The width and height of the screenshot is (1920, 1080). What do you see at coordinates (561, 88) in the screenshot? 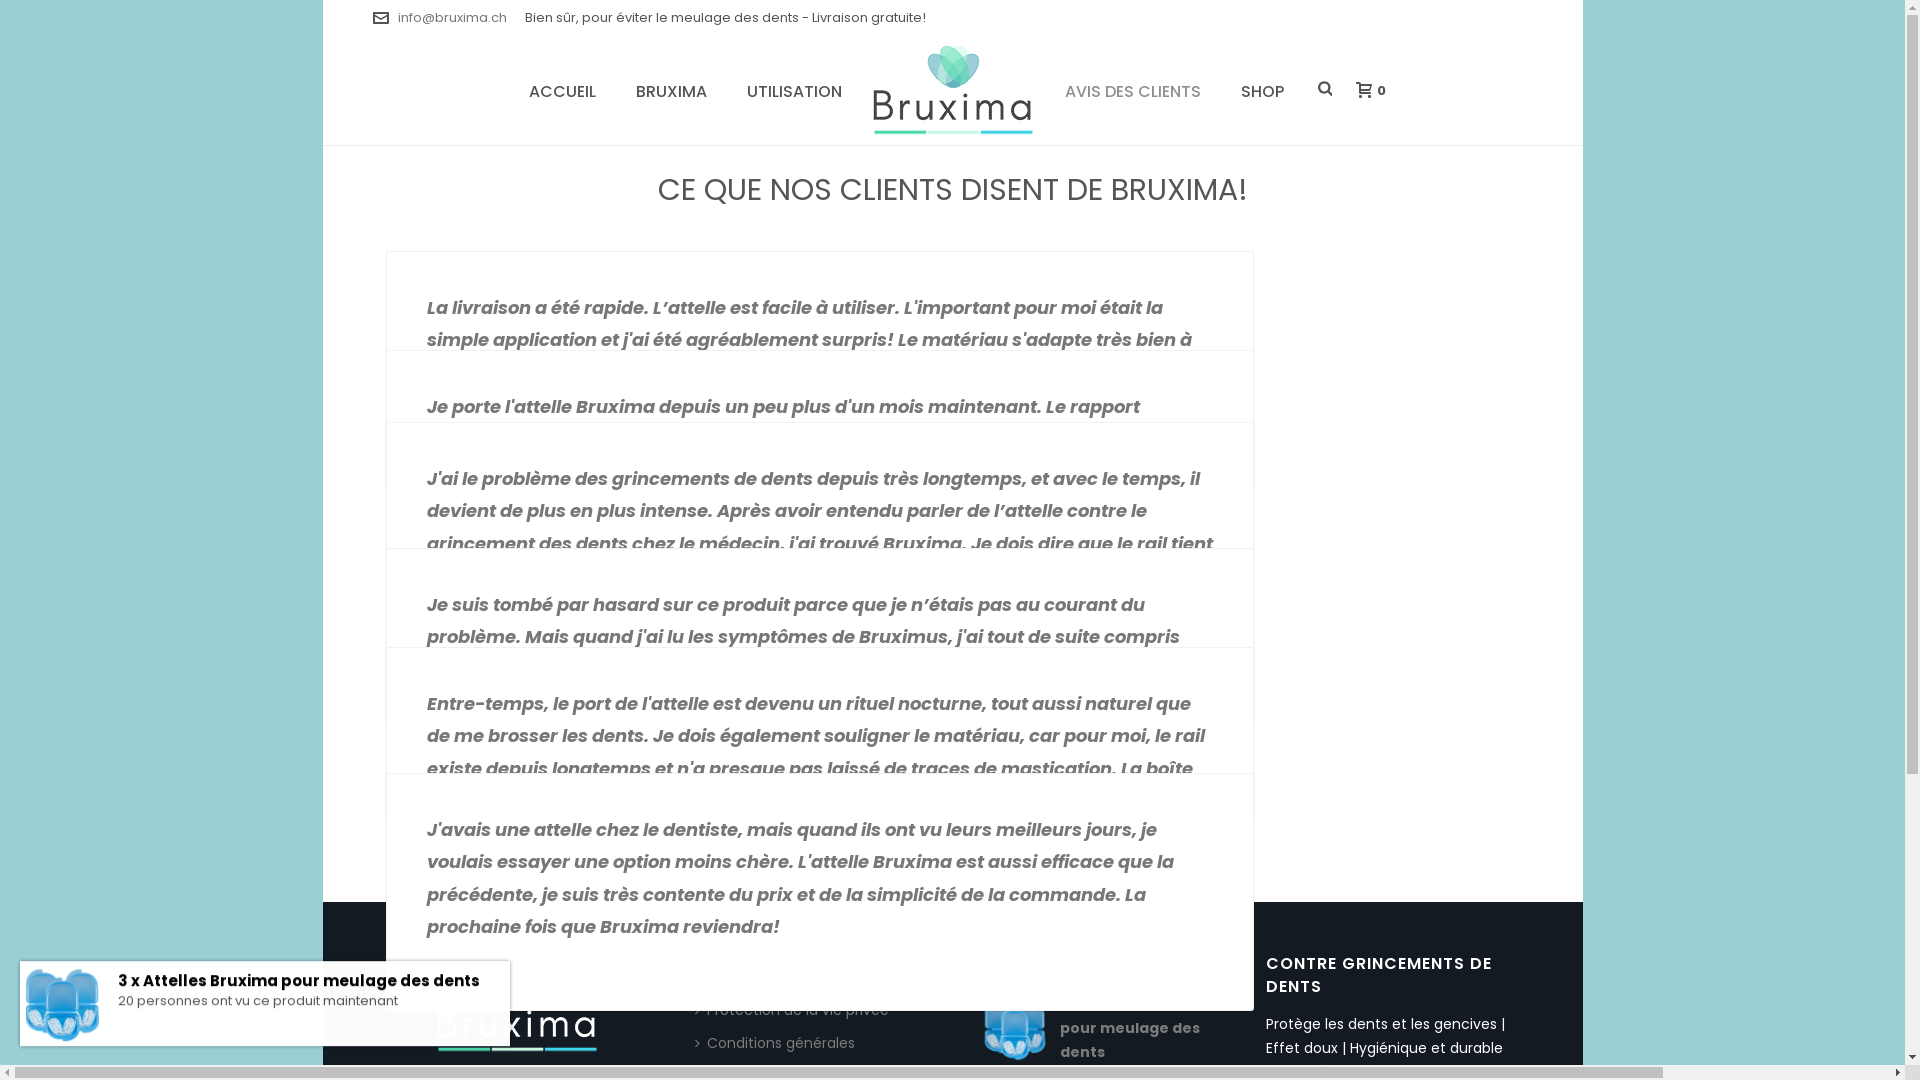
I see `'ACCUEIL'` at bounding box center [561, 88].